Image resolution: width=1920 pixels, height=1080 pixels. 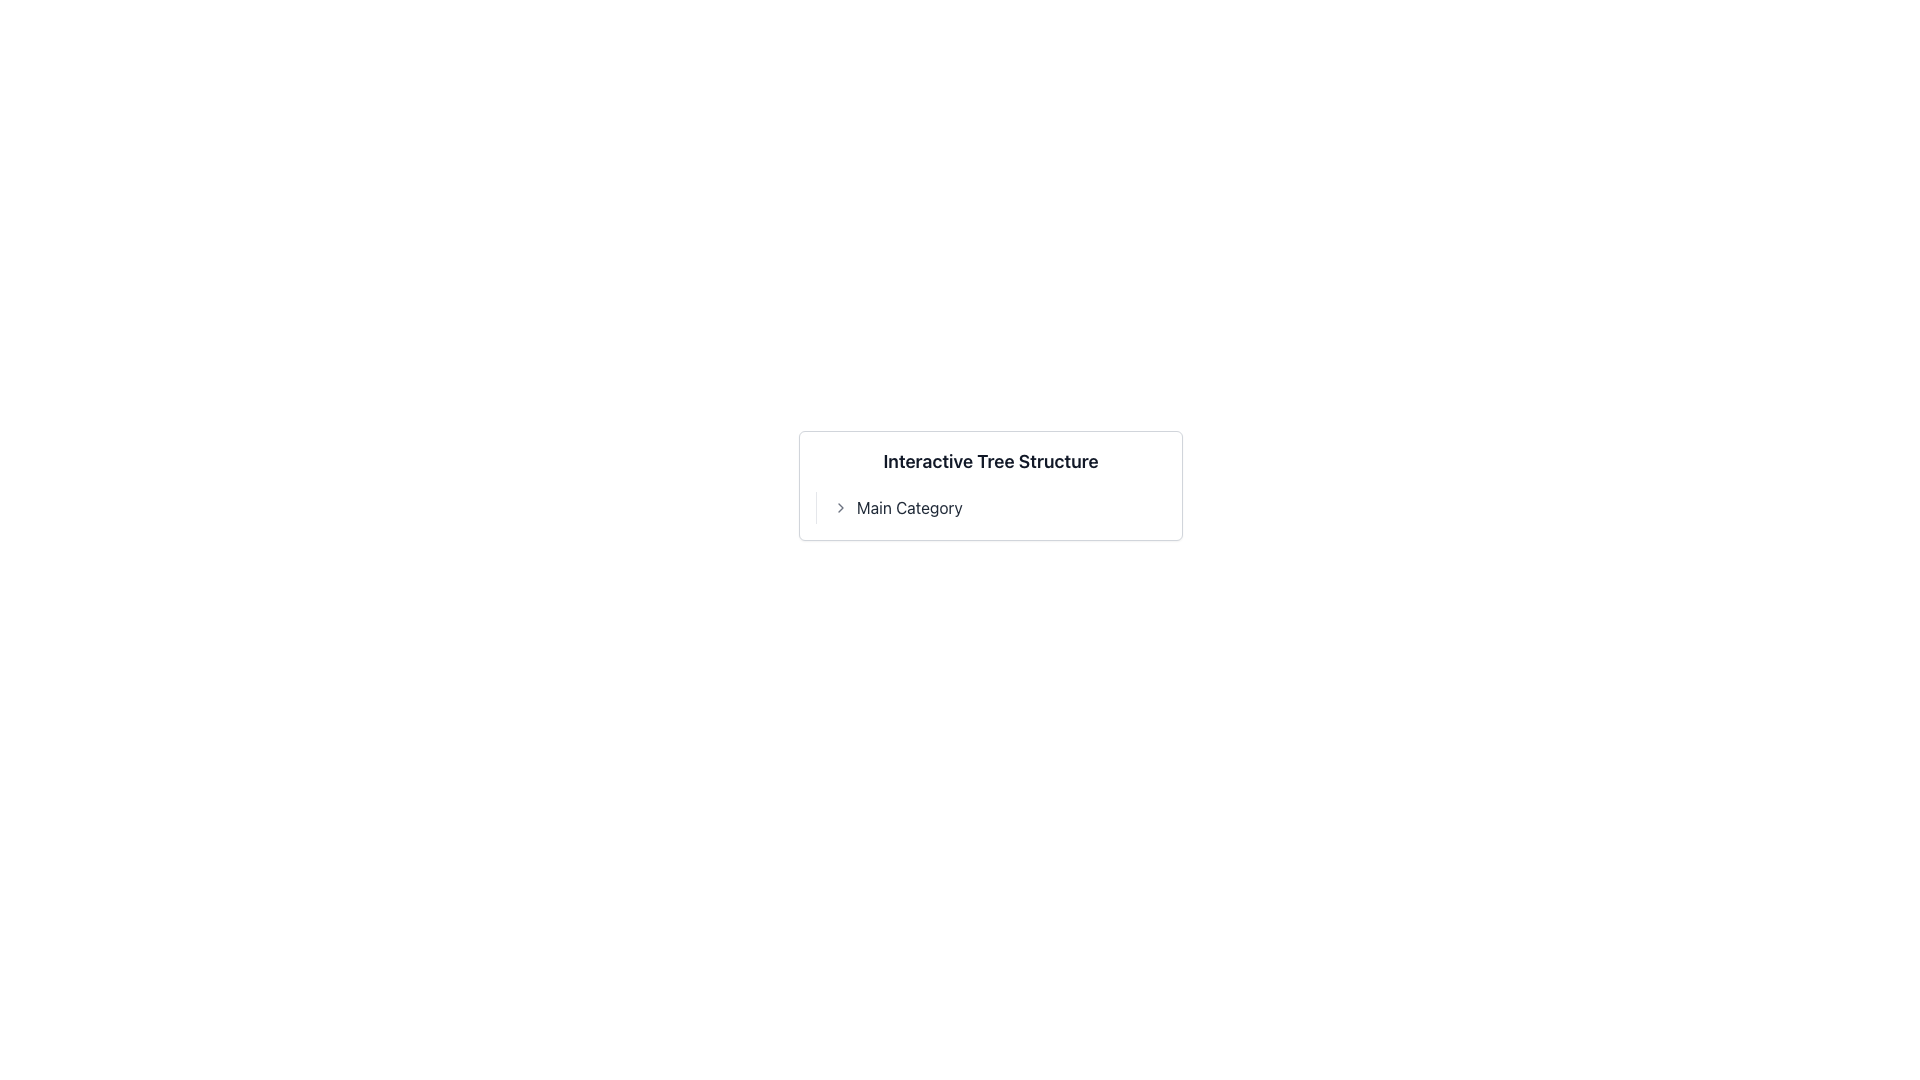 I want to click on the chevron icon positioned to the left of the text 'Main Category', which is styled with a muted gray color and points to the right, so click(x=840, y=507).